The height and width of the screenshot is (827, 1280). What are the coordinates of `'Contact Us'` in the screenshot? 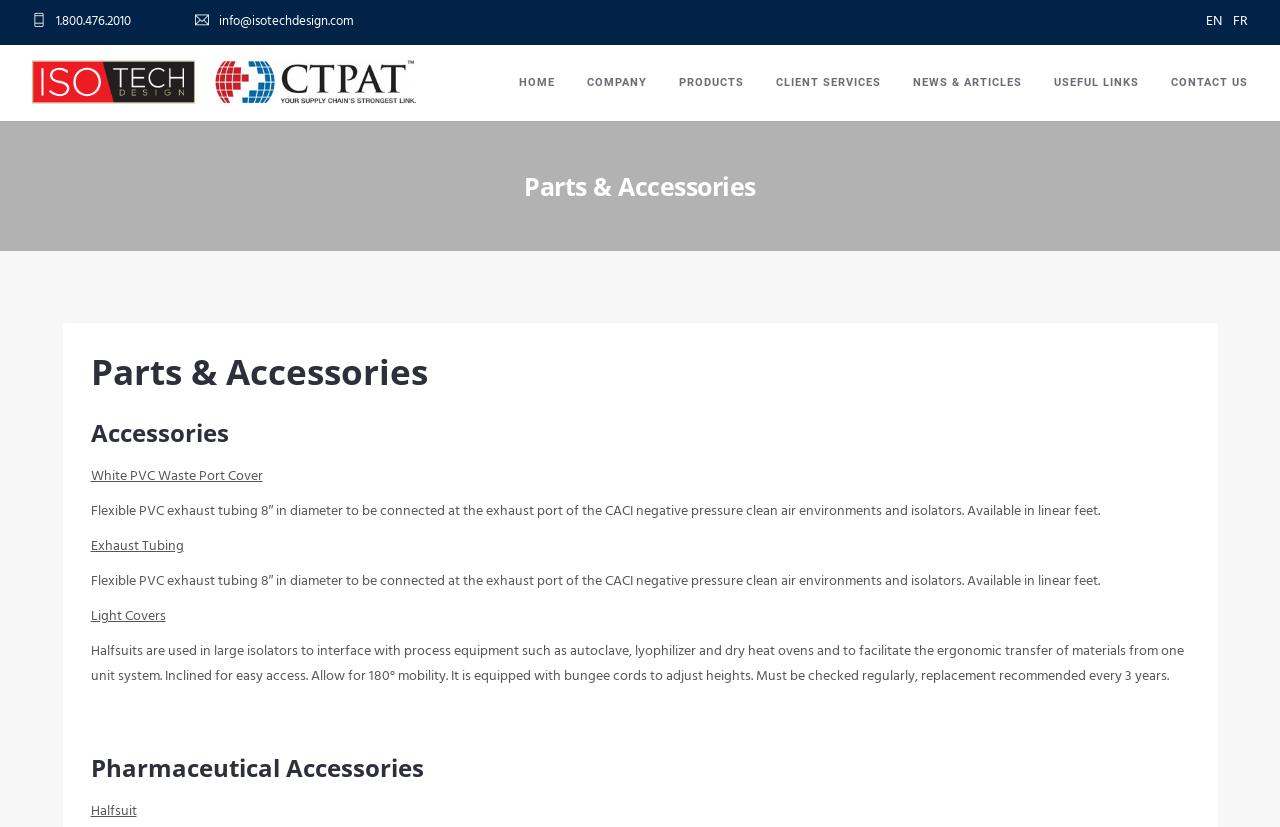 It's located at (1208, 89).